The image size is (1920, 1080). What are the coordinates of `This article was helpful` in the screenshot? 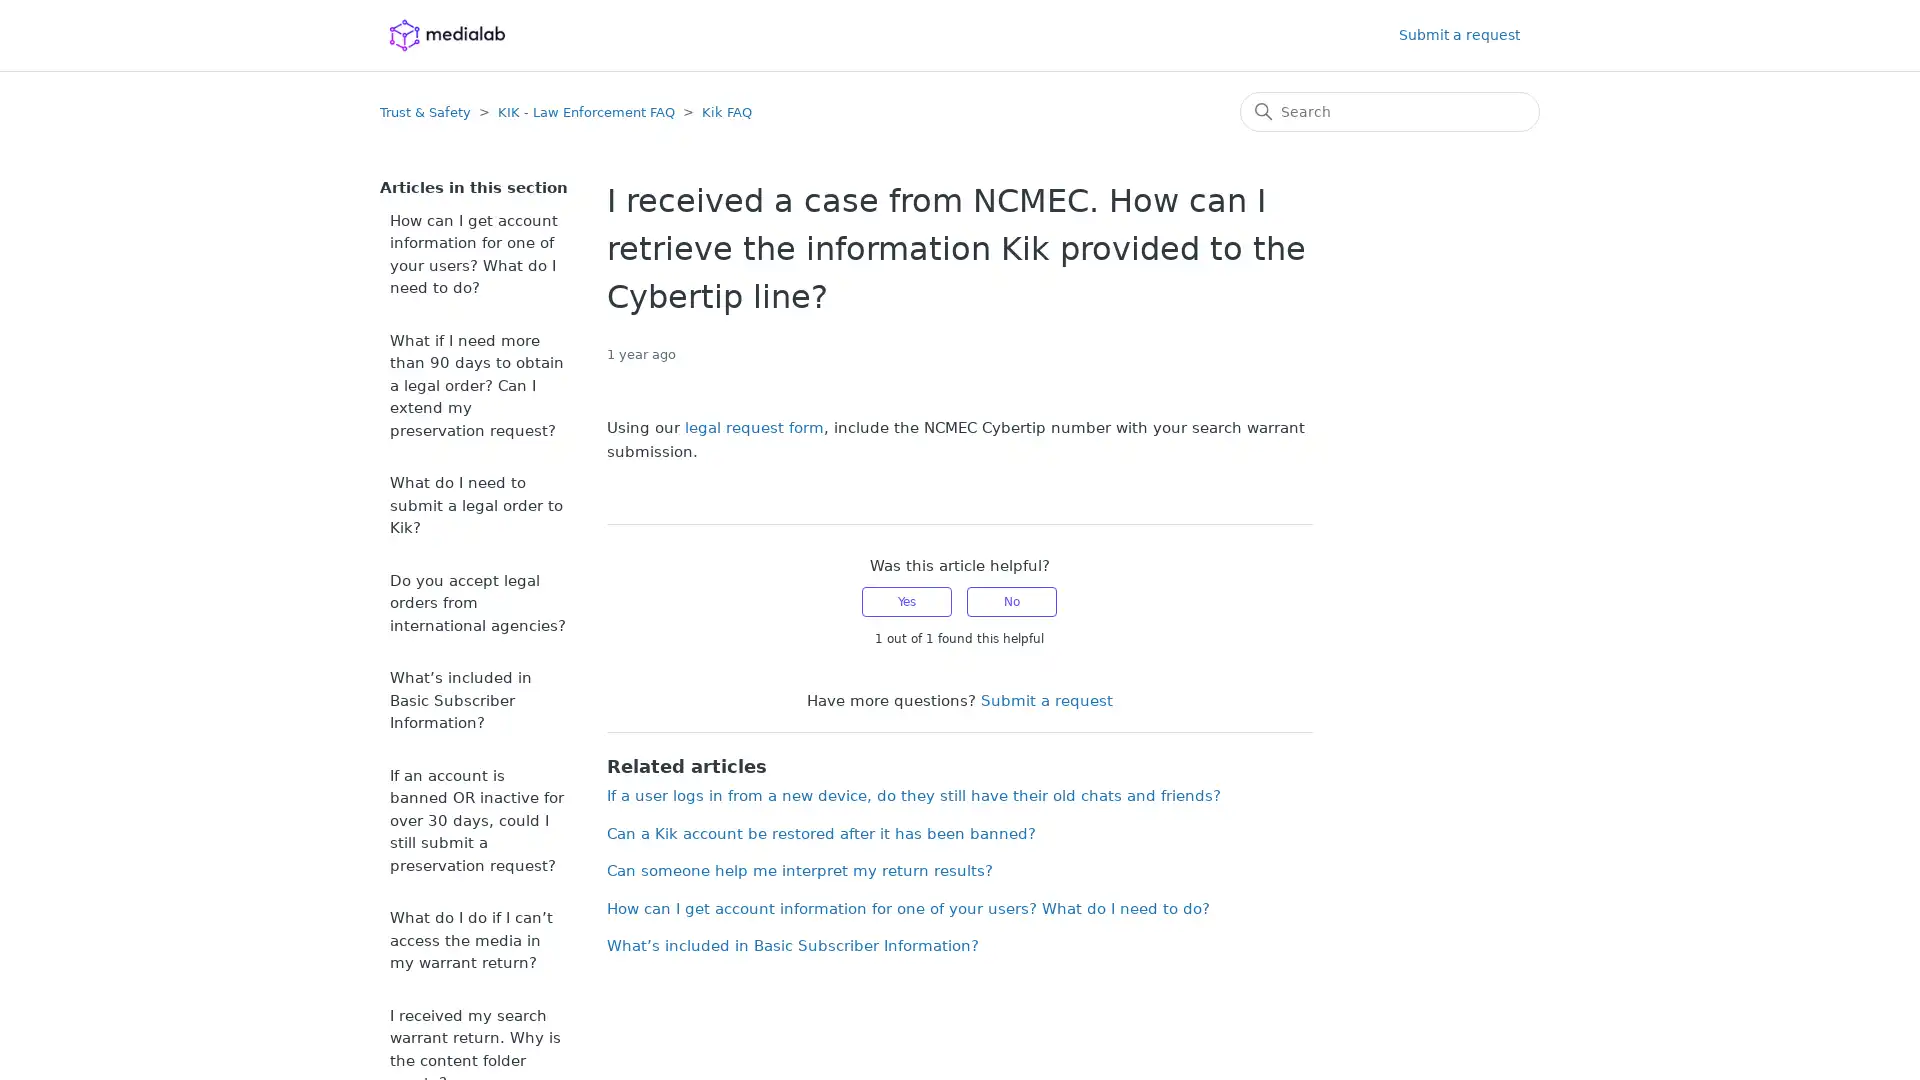 It's located at (906, 600).